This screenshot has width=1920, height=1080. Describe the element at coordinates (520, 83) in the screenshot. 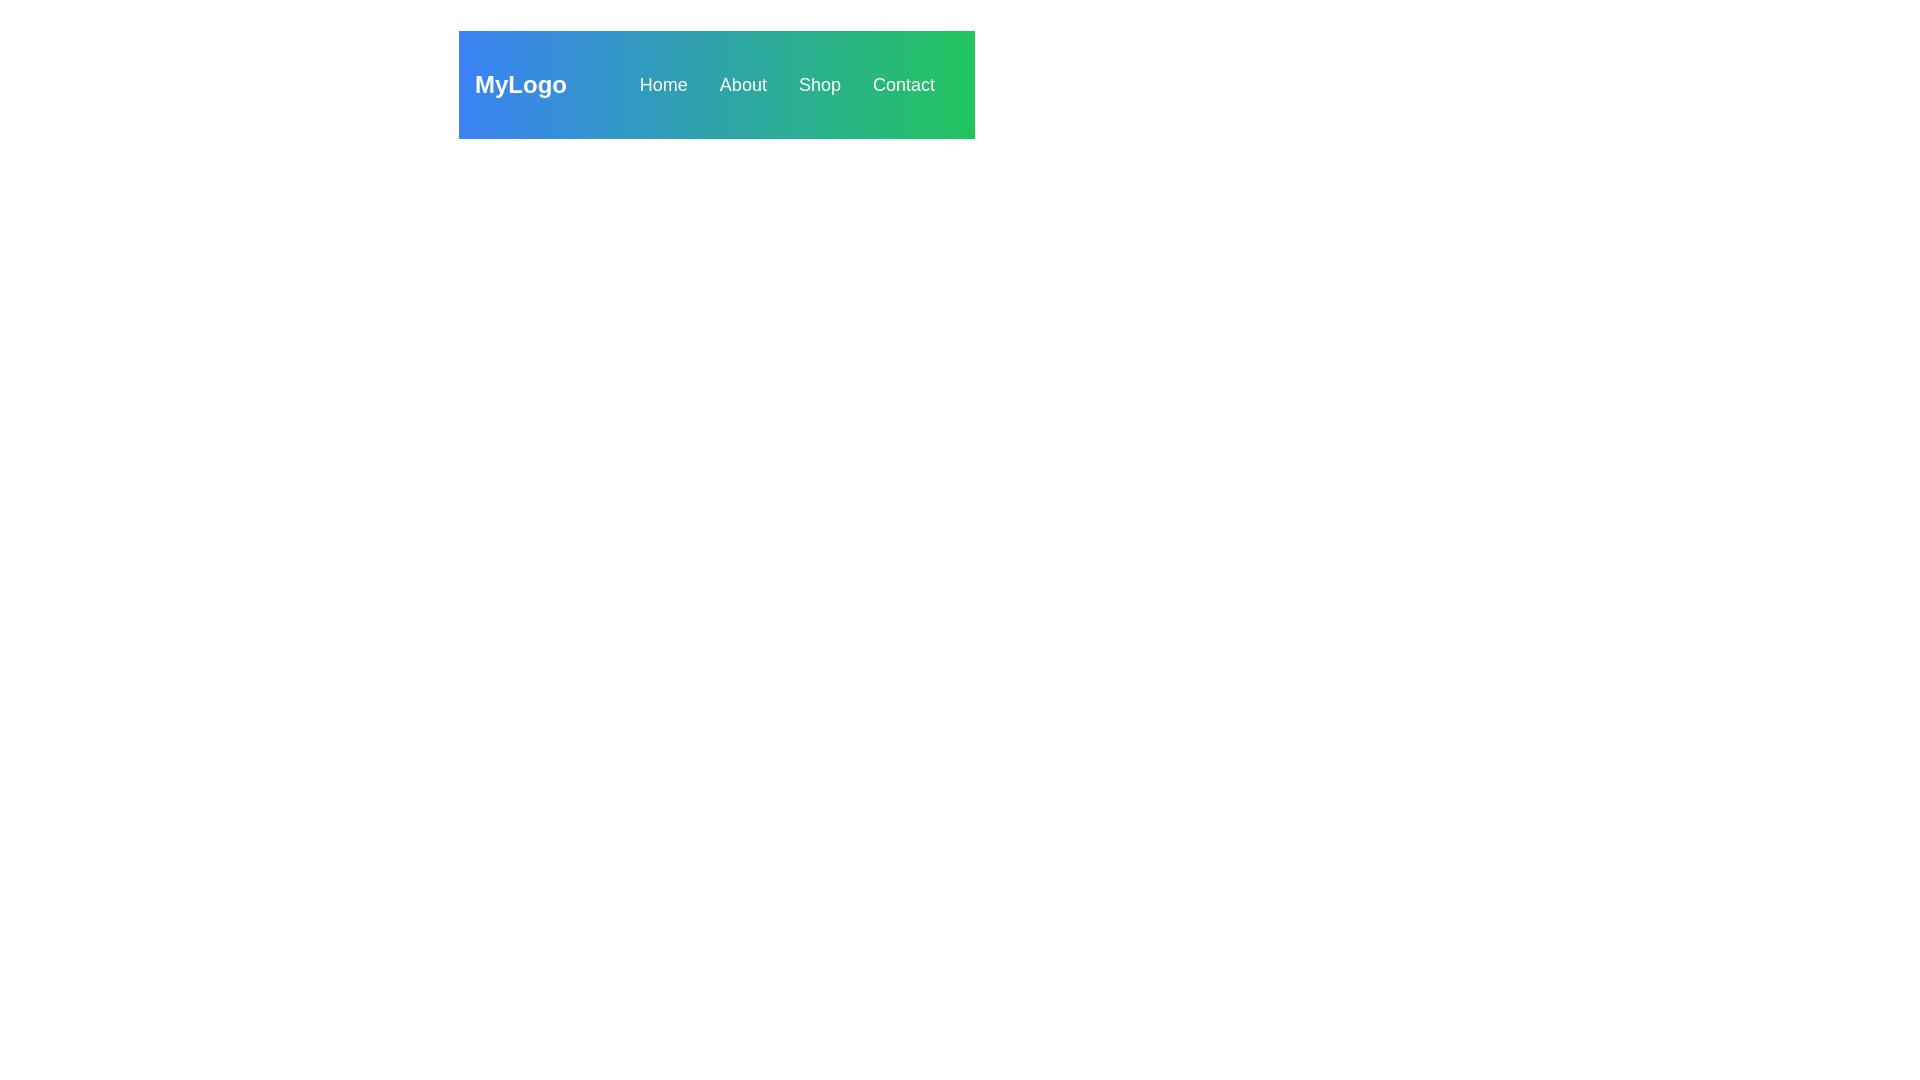

I see `the logo branding representation located at the extreme leftmost side of the navigation bar` at that location.